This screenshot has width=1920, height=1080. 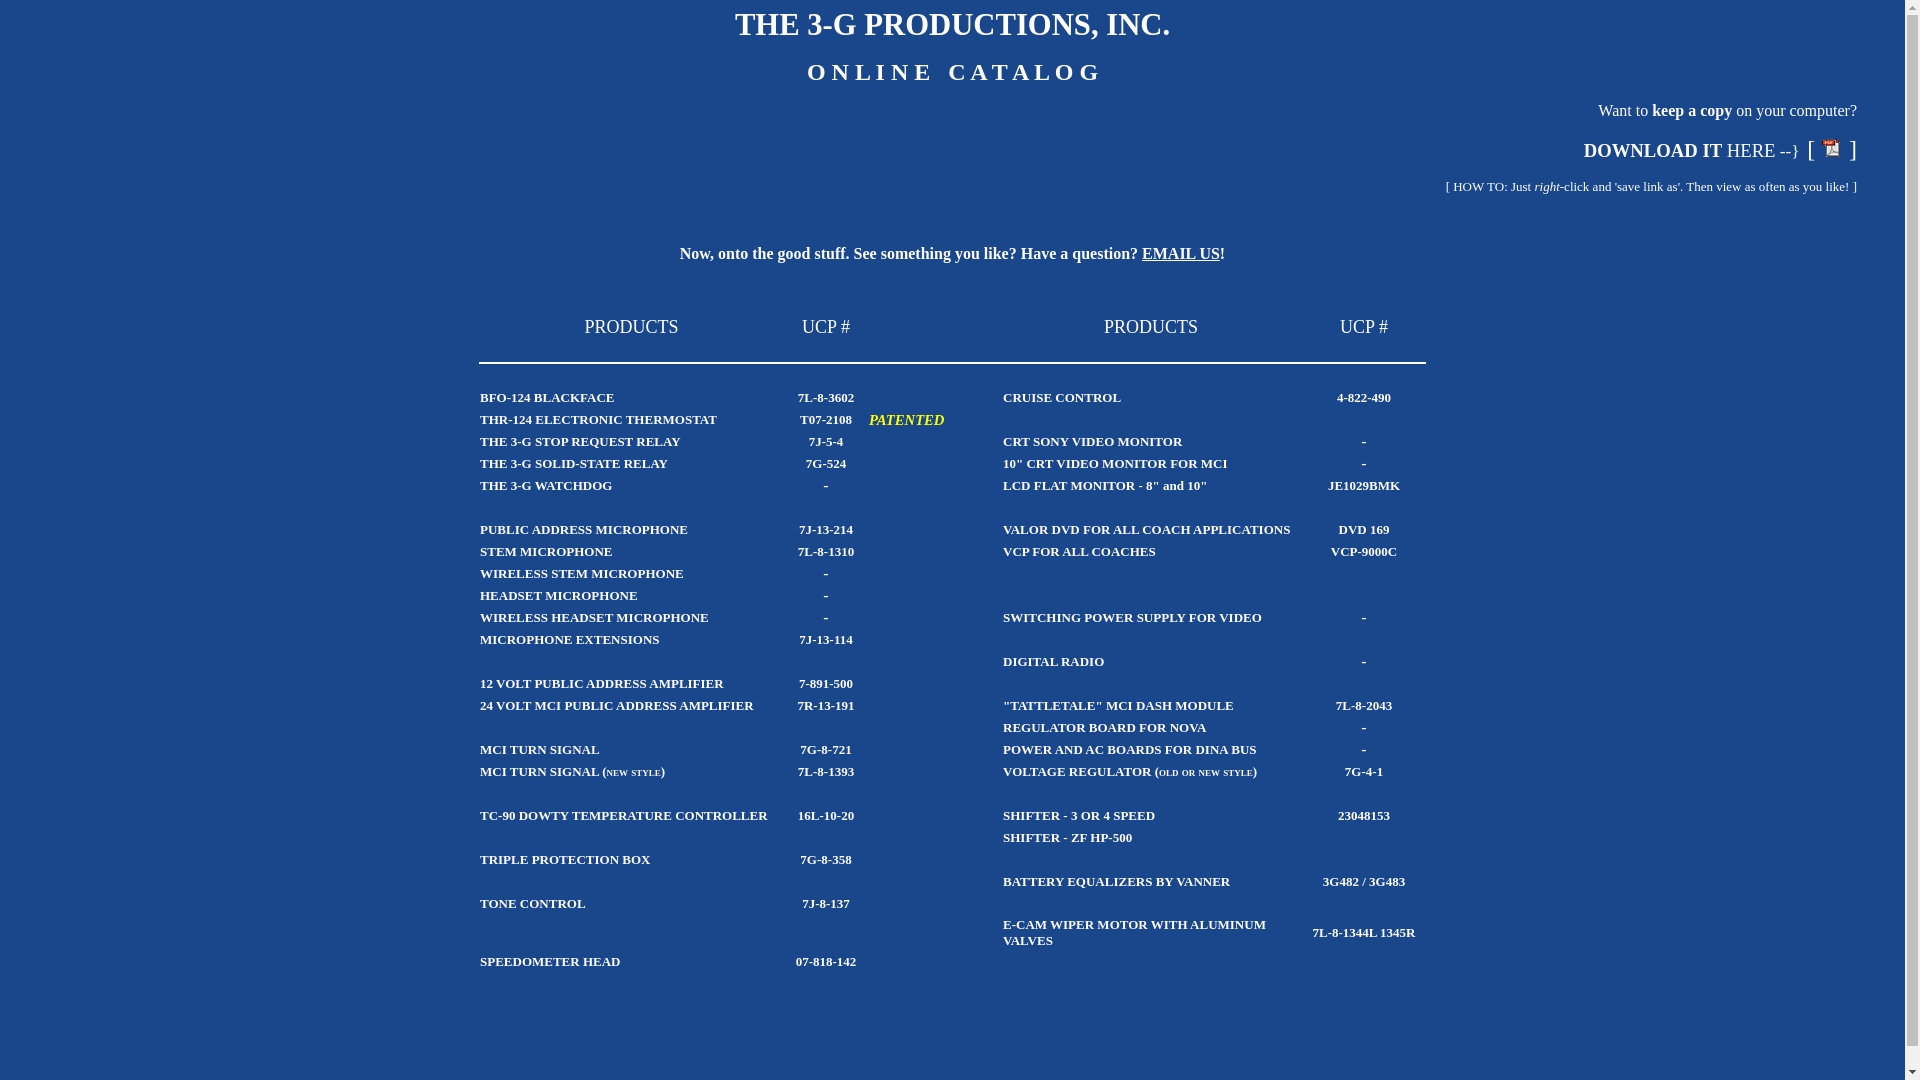 I want to click on 'DIGITAL RADIO', so click(x=1052, y=661).